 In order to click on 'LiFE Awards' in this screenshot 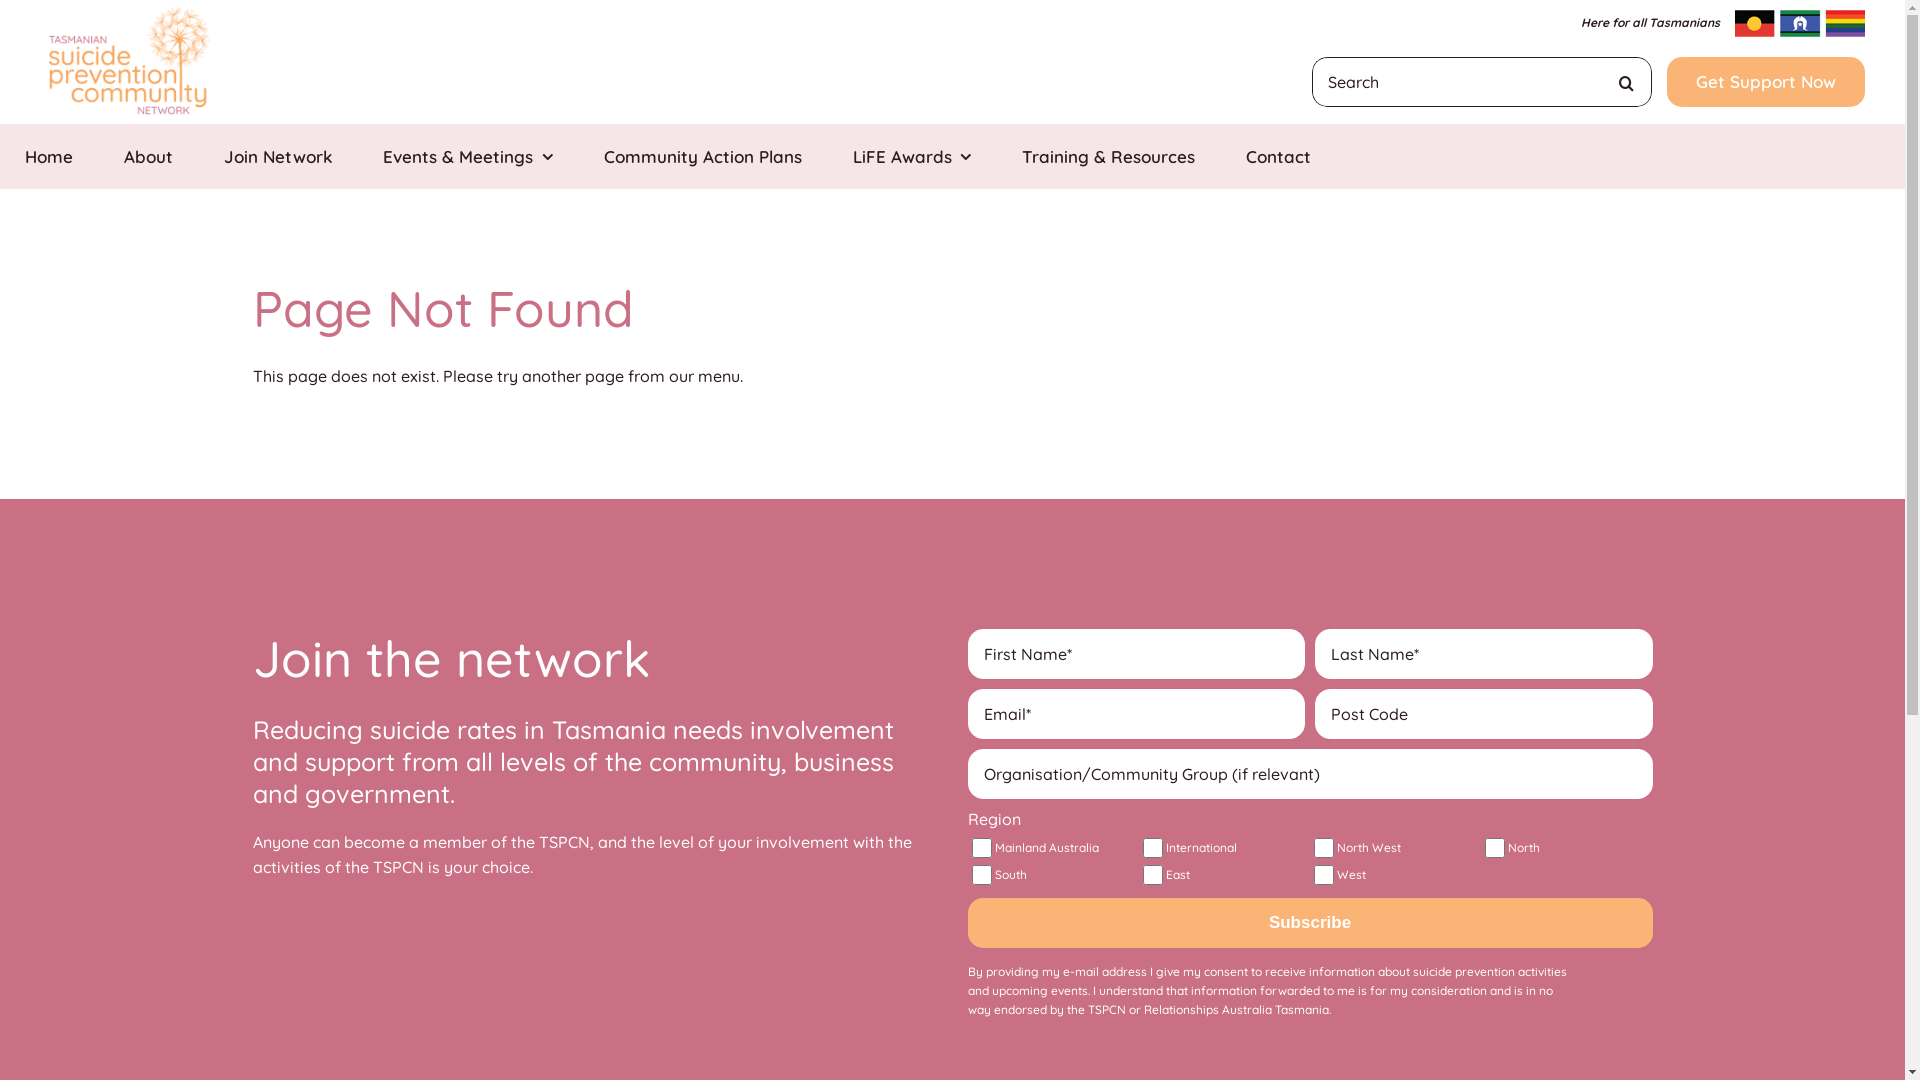, I will do `click(911, 155)`.